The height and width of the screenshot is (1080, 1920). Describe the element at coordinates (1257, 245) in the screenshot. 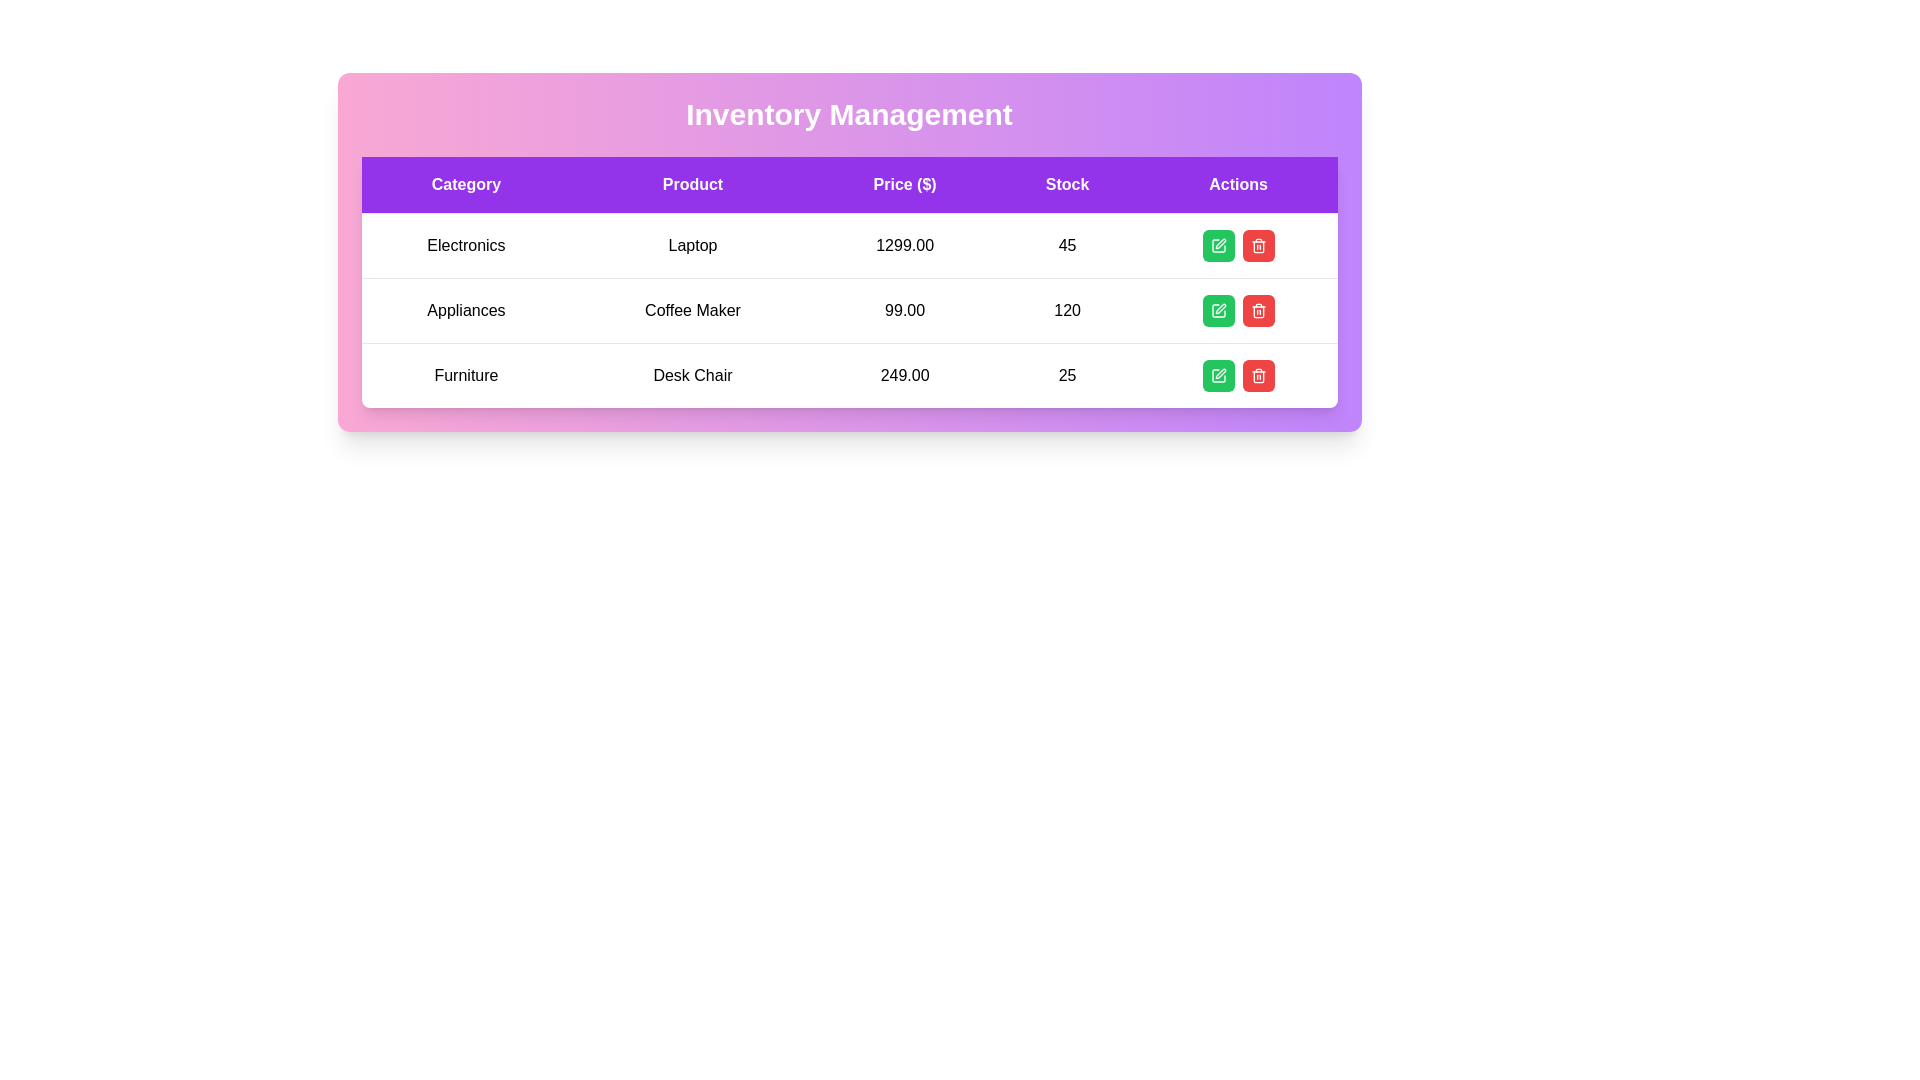

I see `the red button with a trash icon located in the 'Actions' column of the table` at that location.